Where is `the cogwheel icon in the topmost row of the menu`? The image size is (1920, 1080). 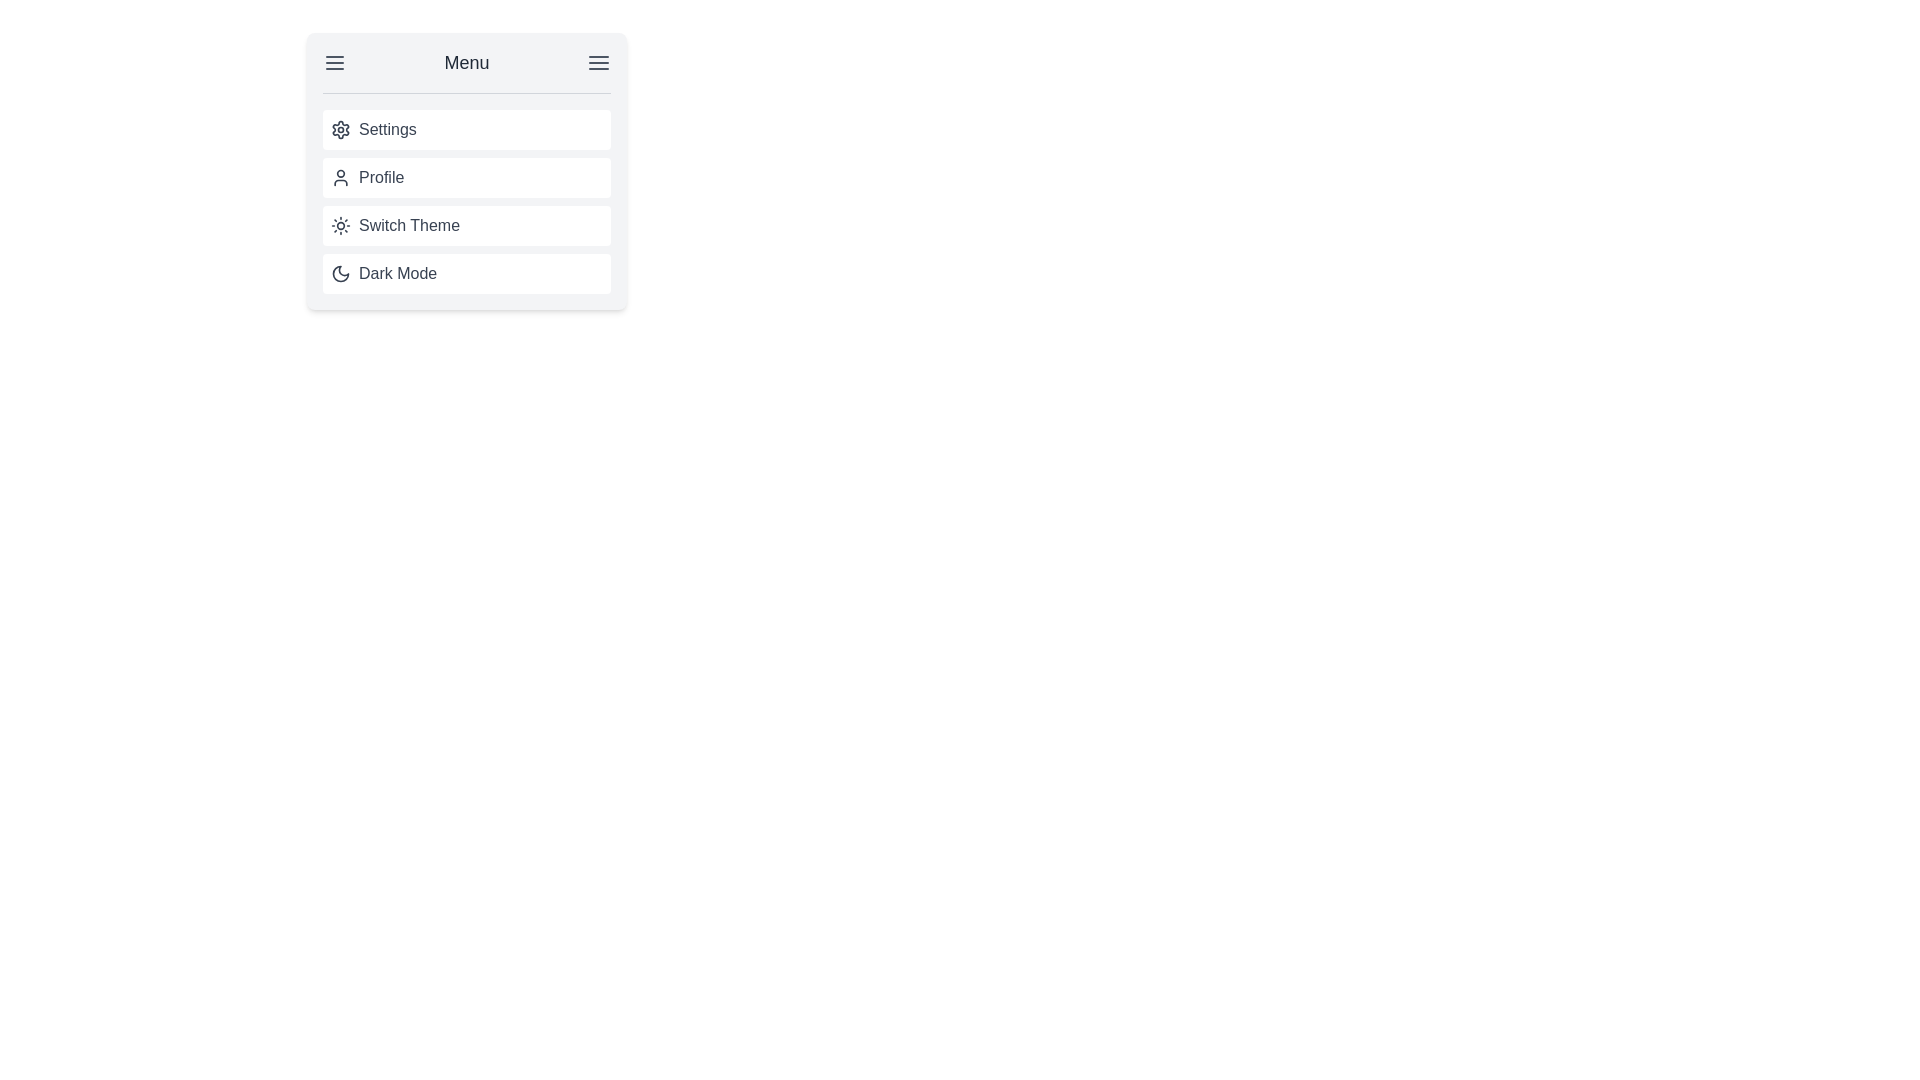 the cogwheel icon in the topmost row of the menu is located at coordinates (340, 128).